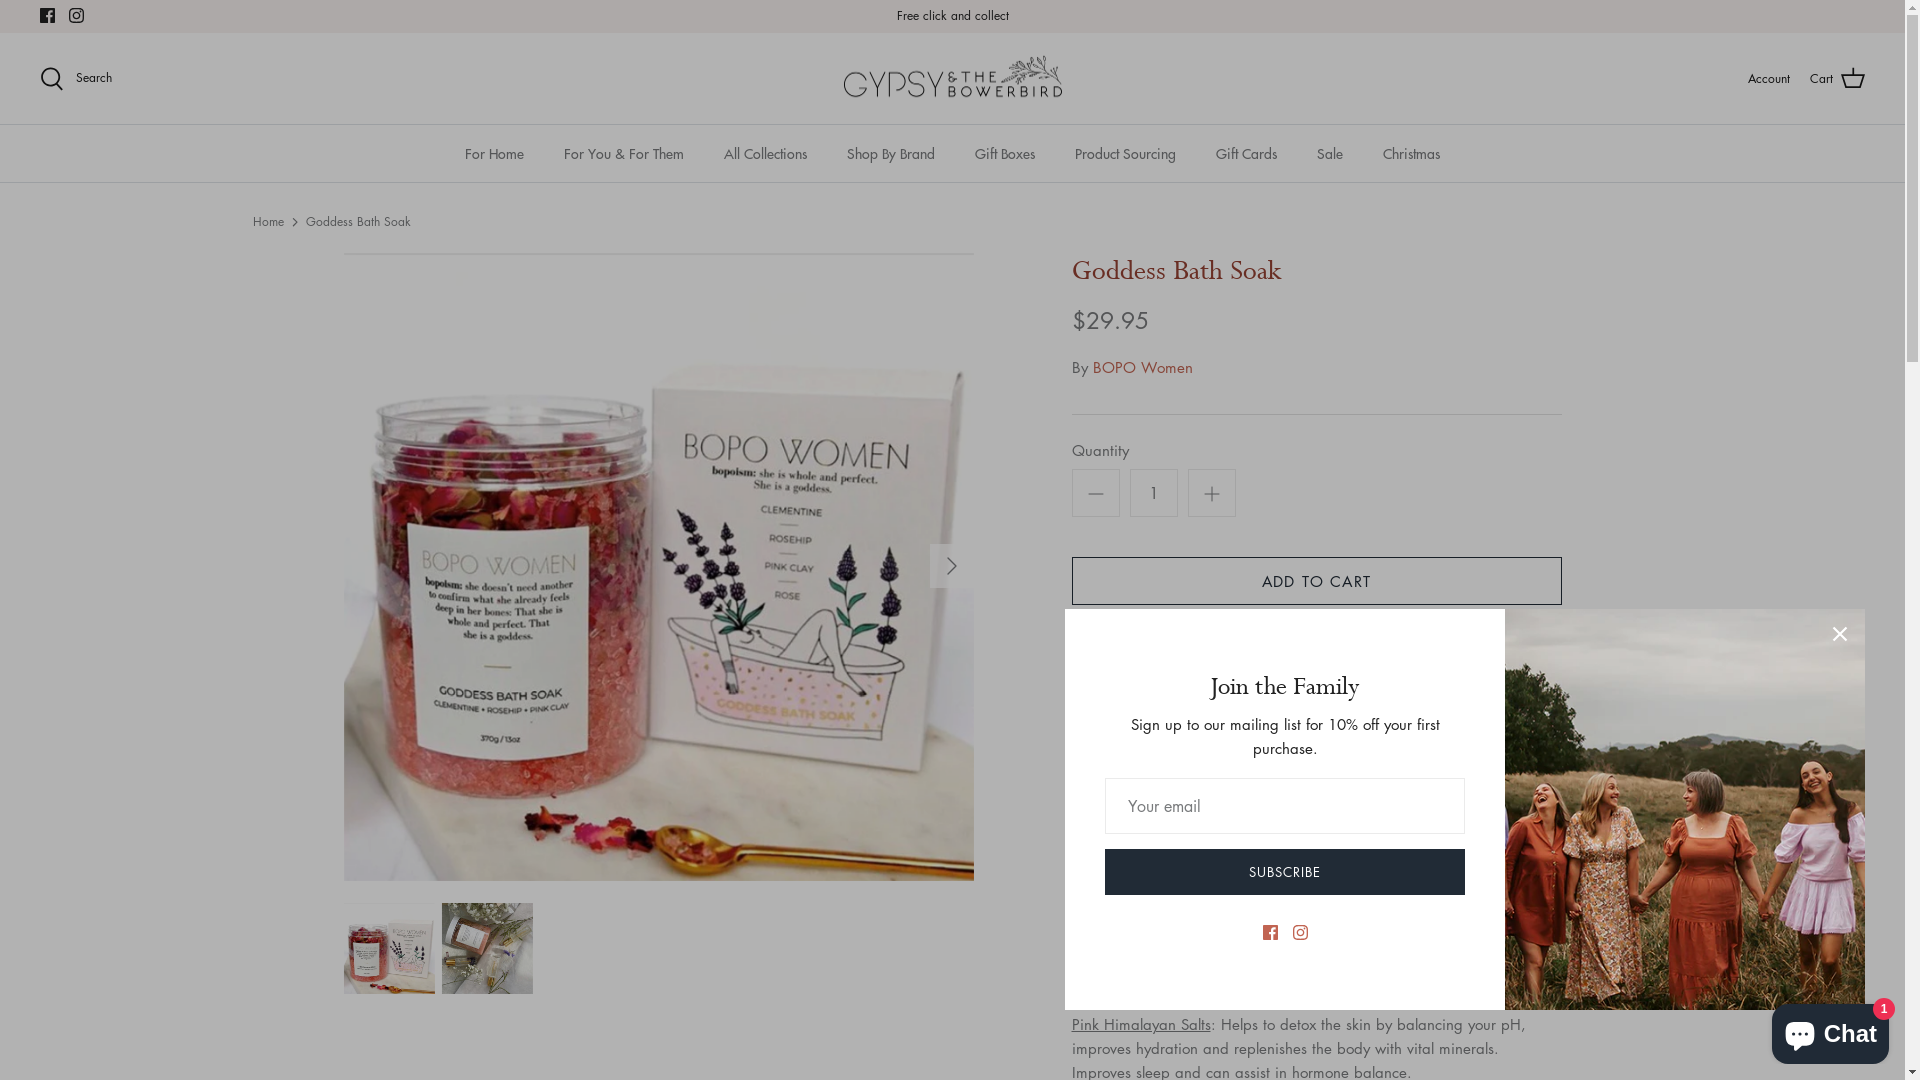 The height and width of the screenshot is (1080, 1920). I want to click on 'BOPO Women', so click(1090, 366).